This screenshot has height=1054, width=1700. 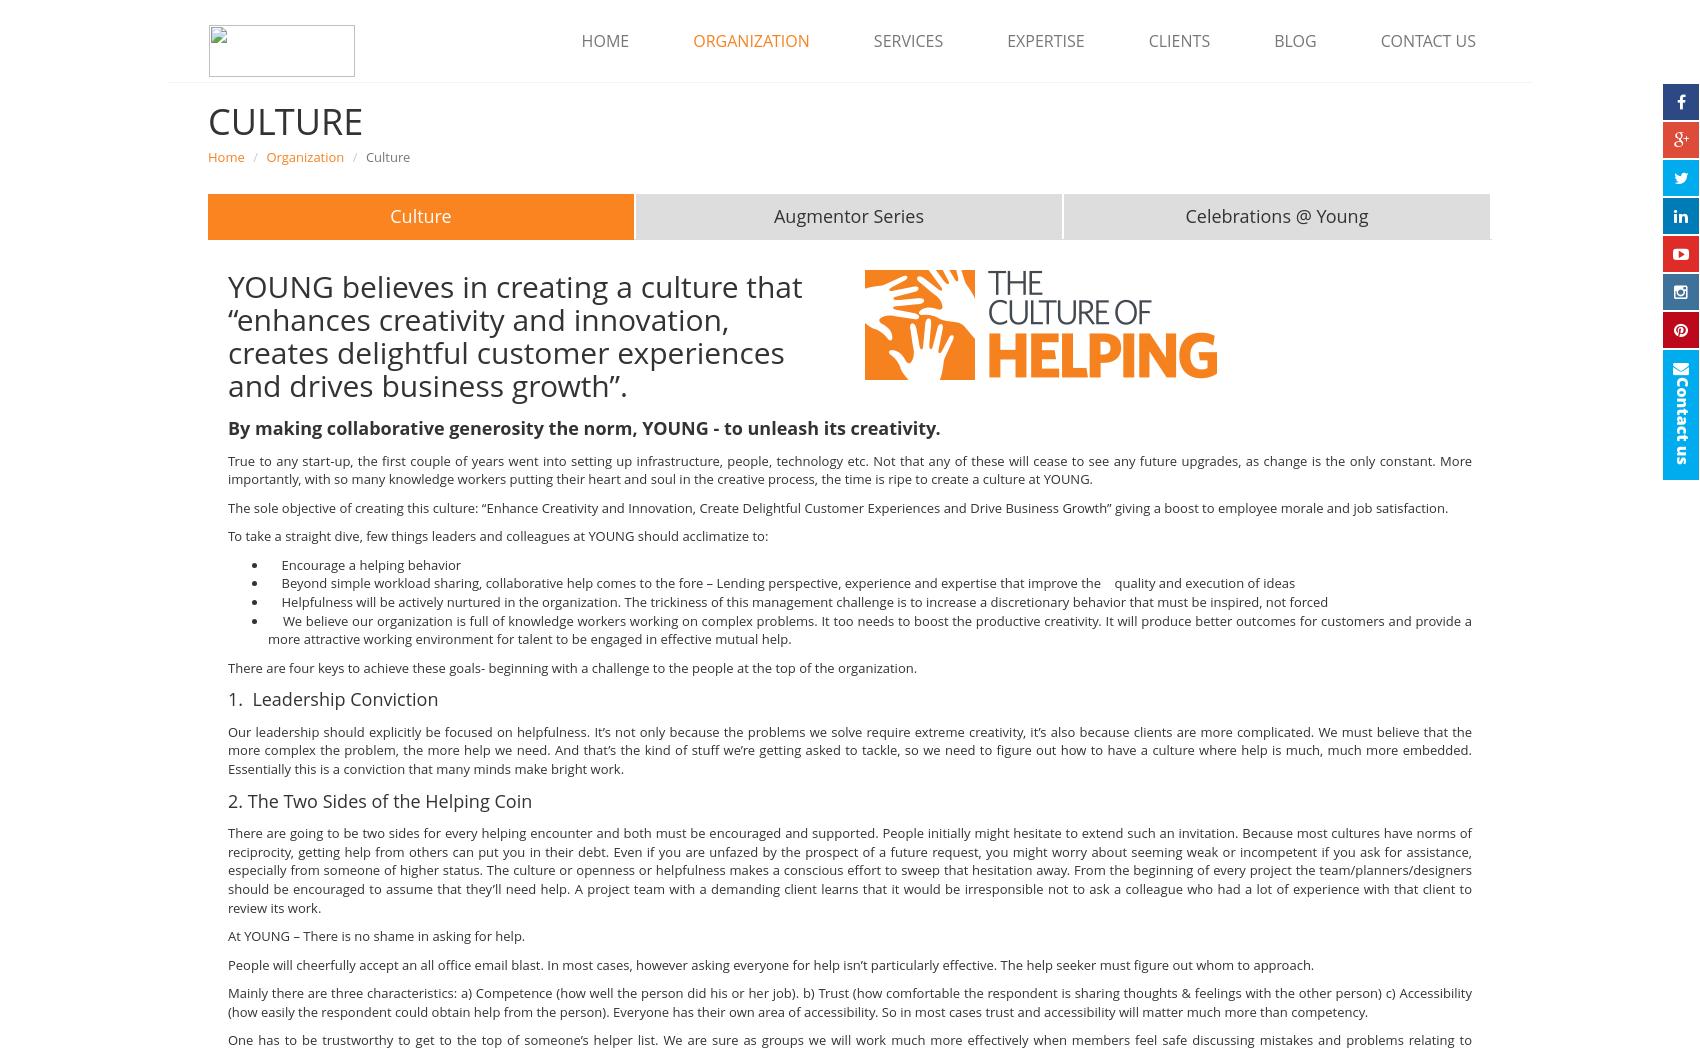 What do you see at coordinates (514, 334) in the screenshot?
I see `'YOUNG believes in creating a culture that “enhances creativity and innovation, creates delightful customer experiences and drives business growth”.'` at bounding box center [514, 334].